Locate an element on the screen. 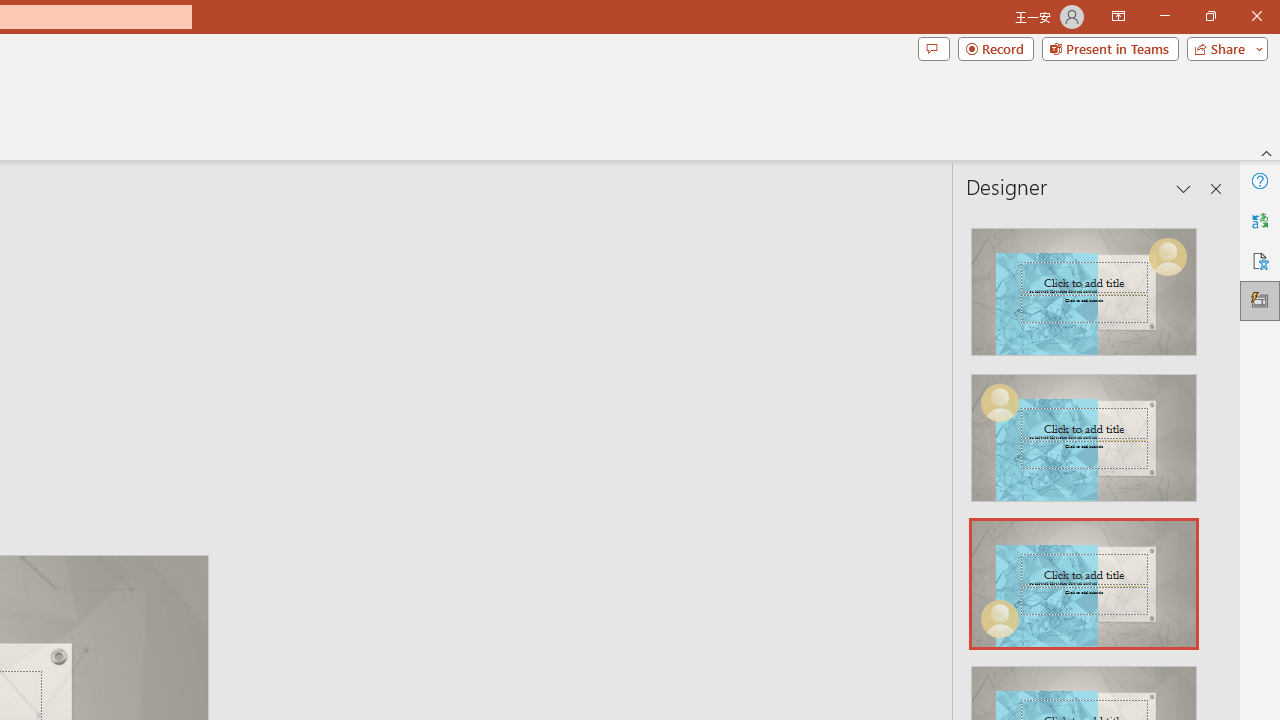  'Close pane' is located at coordinates (1215, 189).